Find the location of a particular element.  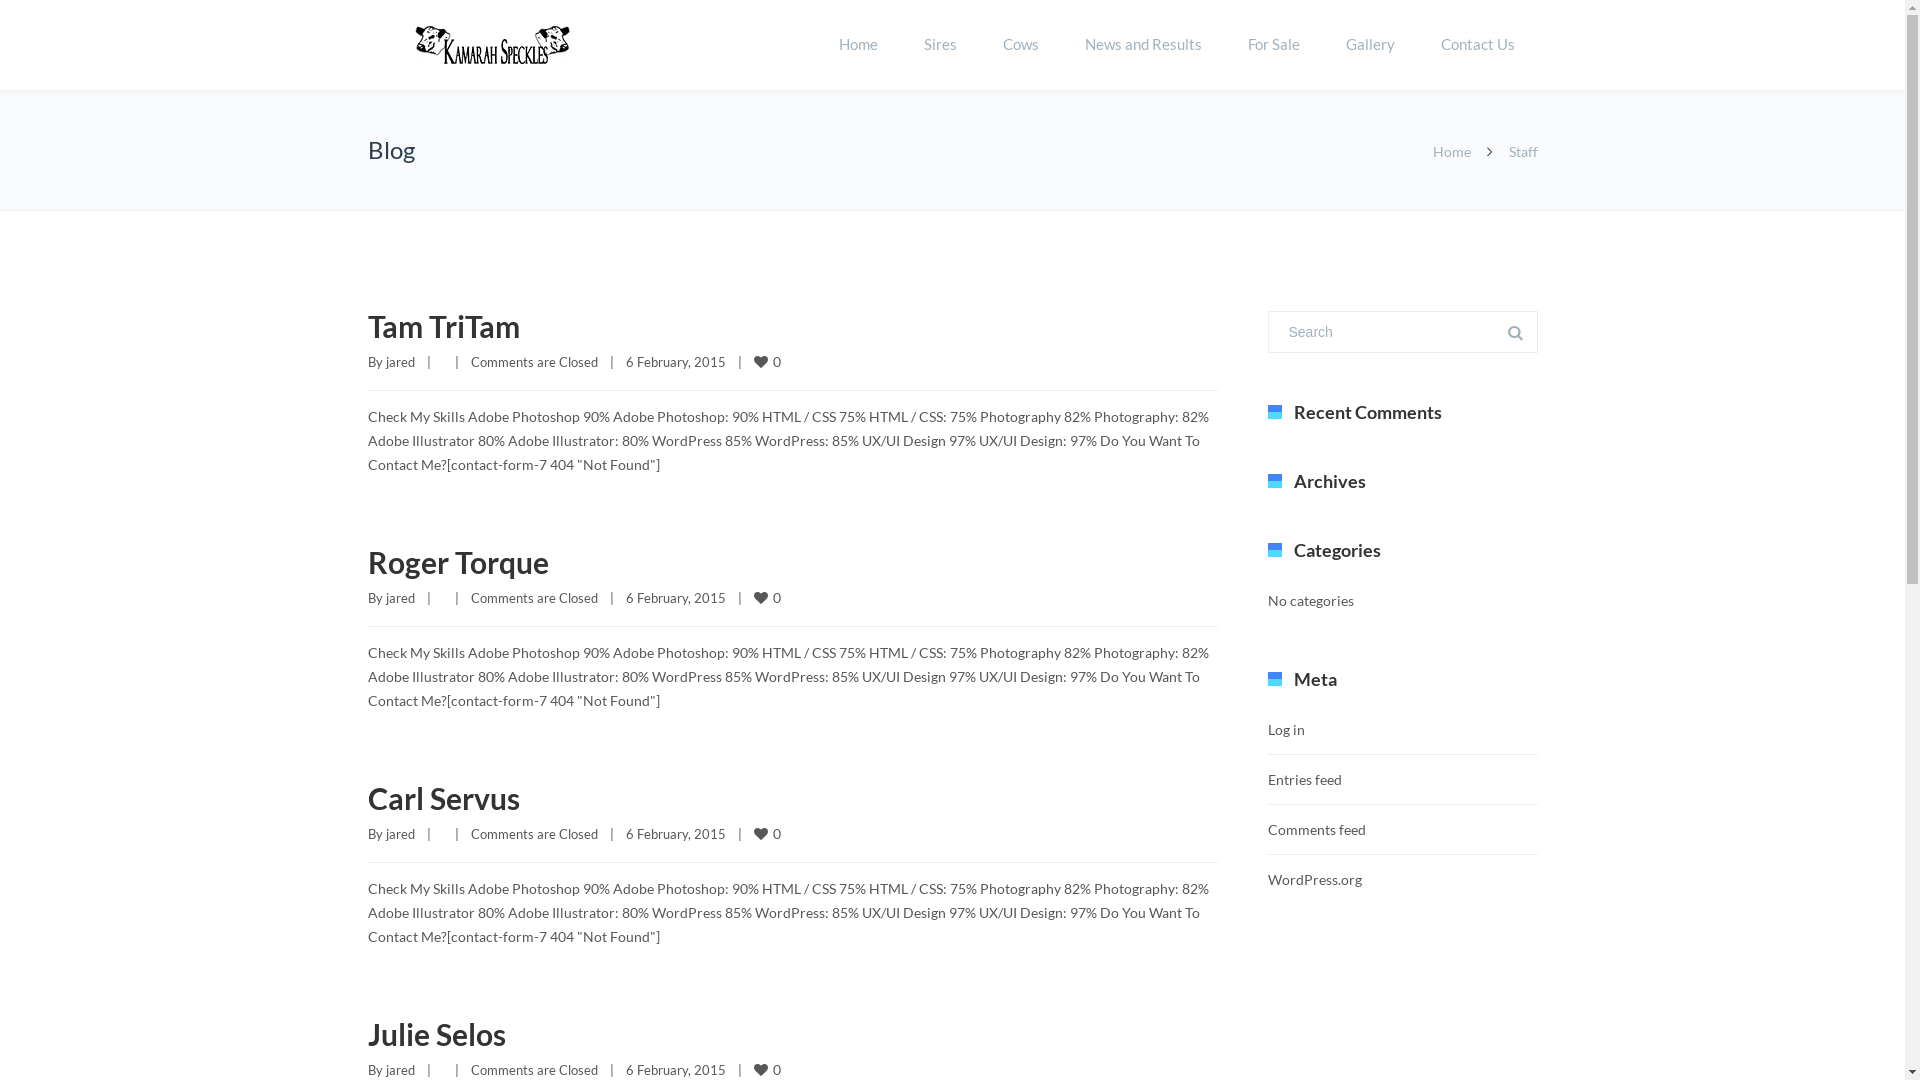

'Julie Selos' is located at coordinates (435, 1033).